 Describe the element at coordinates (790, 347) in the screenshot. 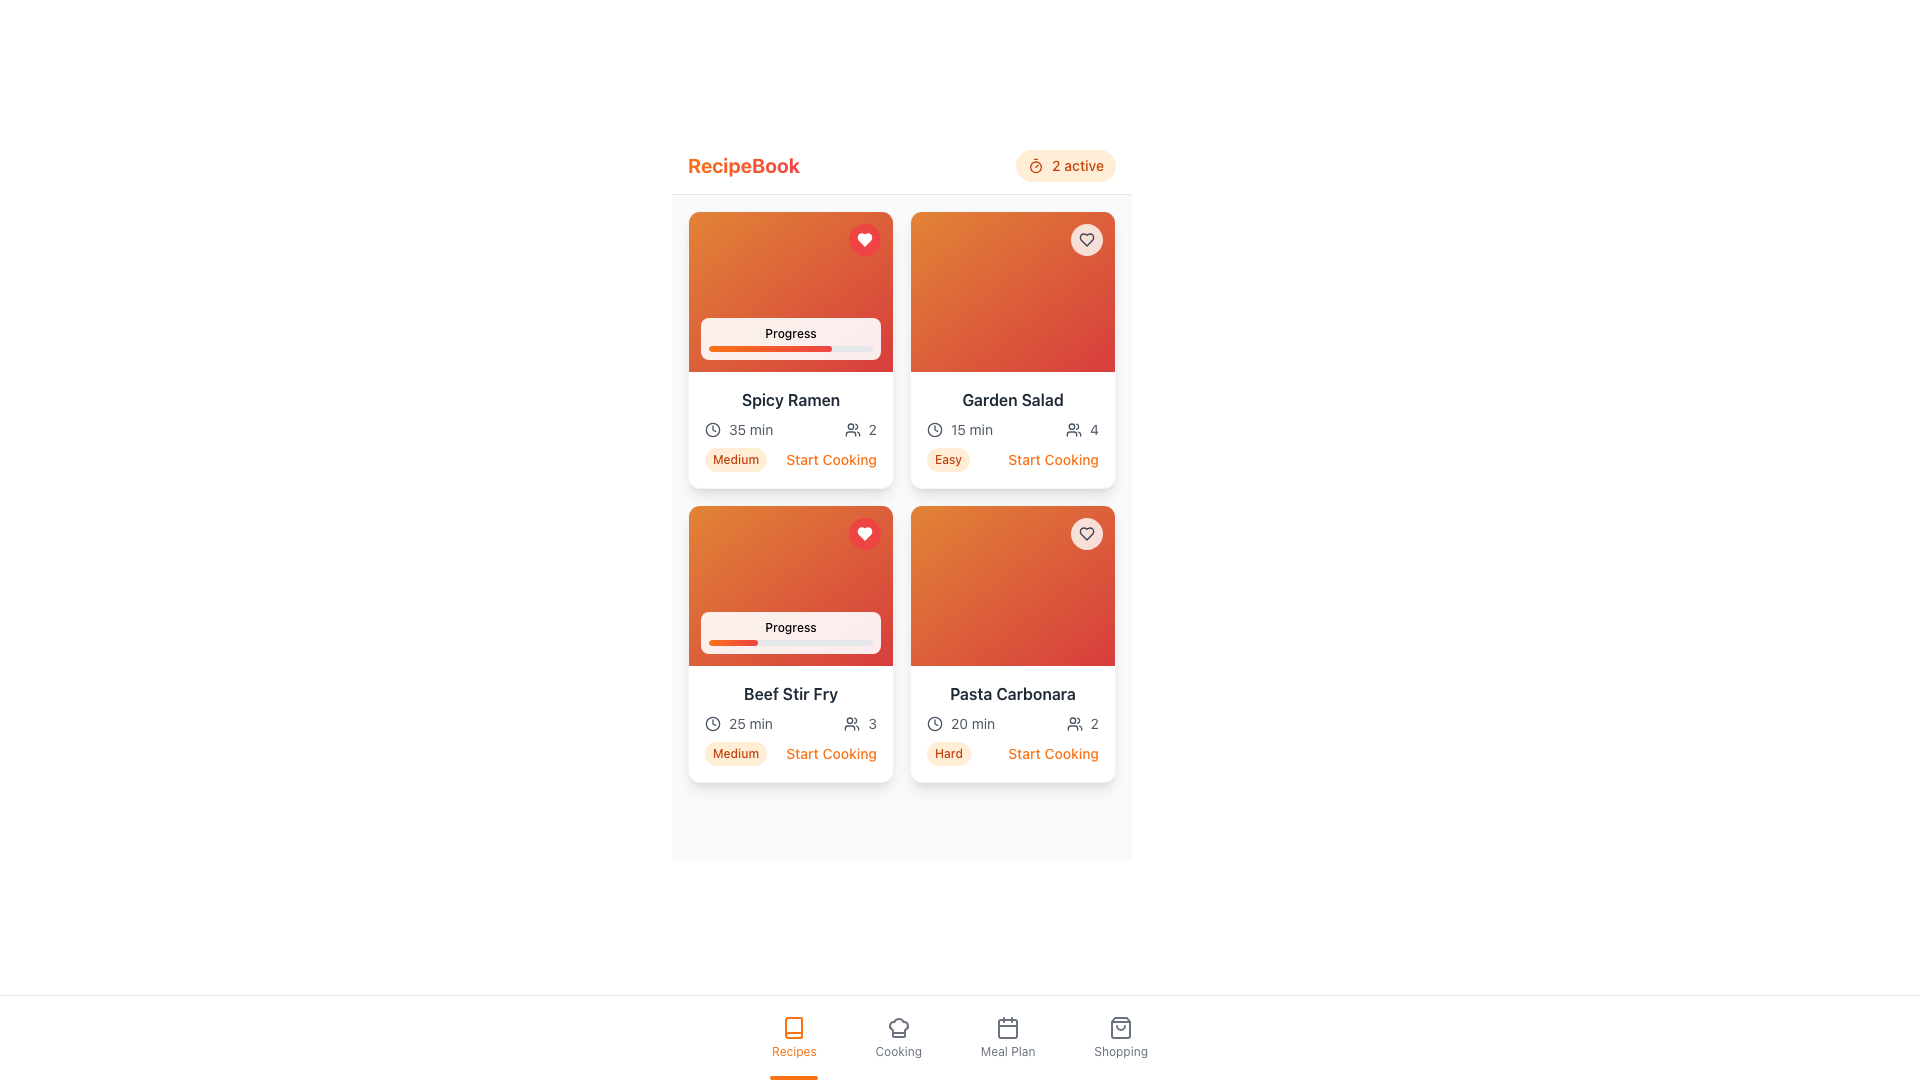

I see `the progress bar located below the 'Progress' label, which visually represents task or recipe completion` at that location.